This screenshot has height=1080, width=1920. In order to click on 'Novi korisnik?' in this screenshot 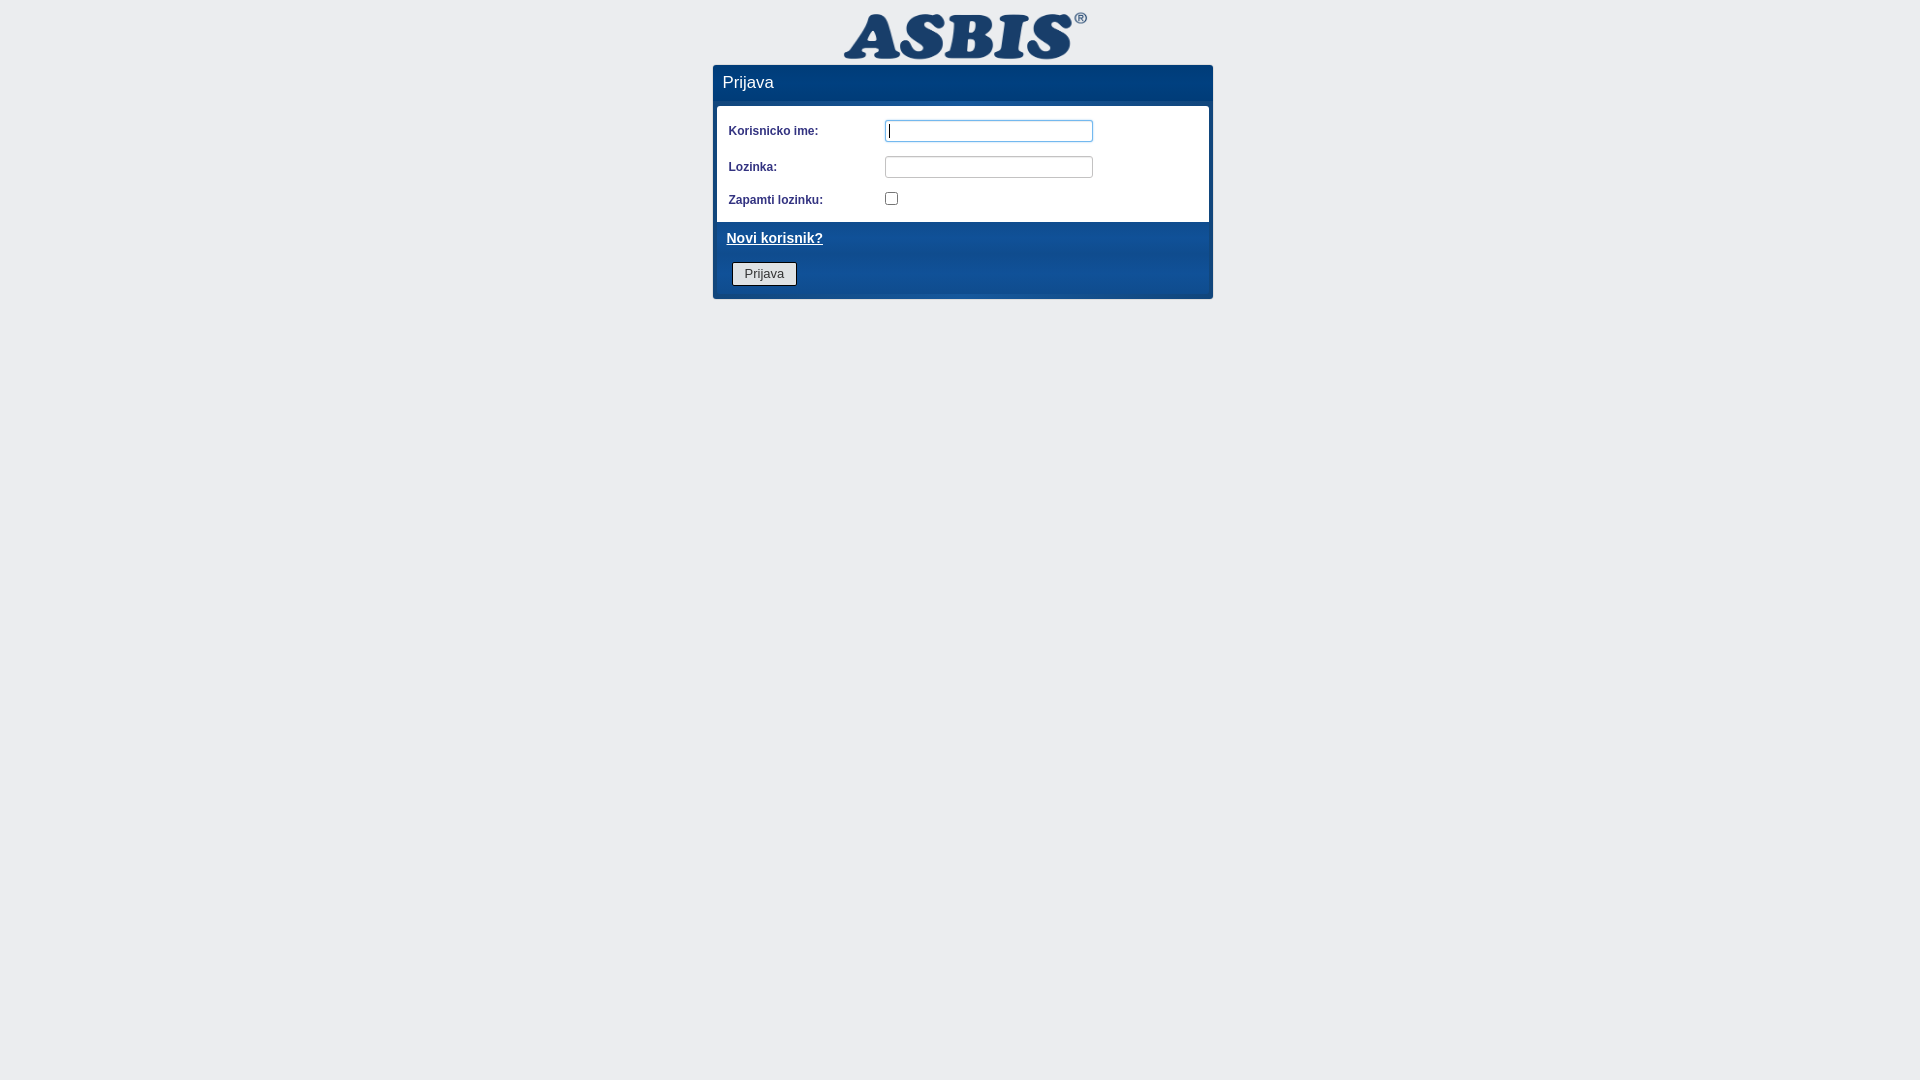, I will do `click(772, 237)`.